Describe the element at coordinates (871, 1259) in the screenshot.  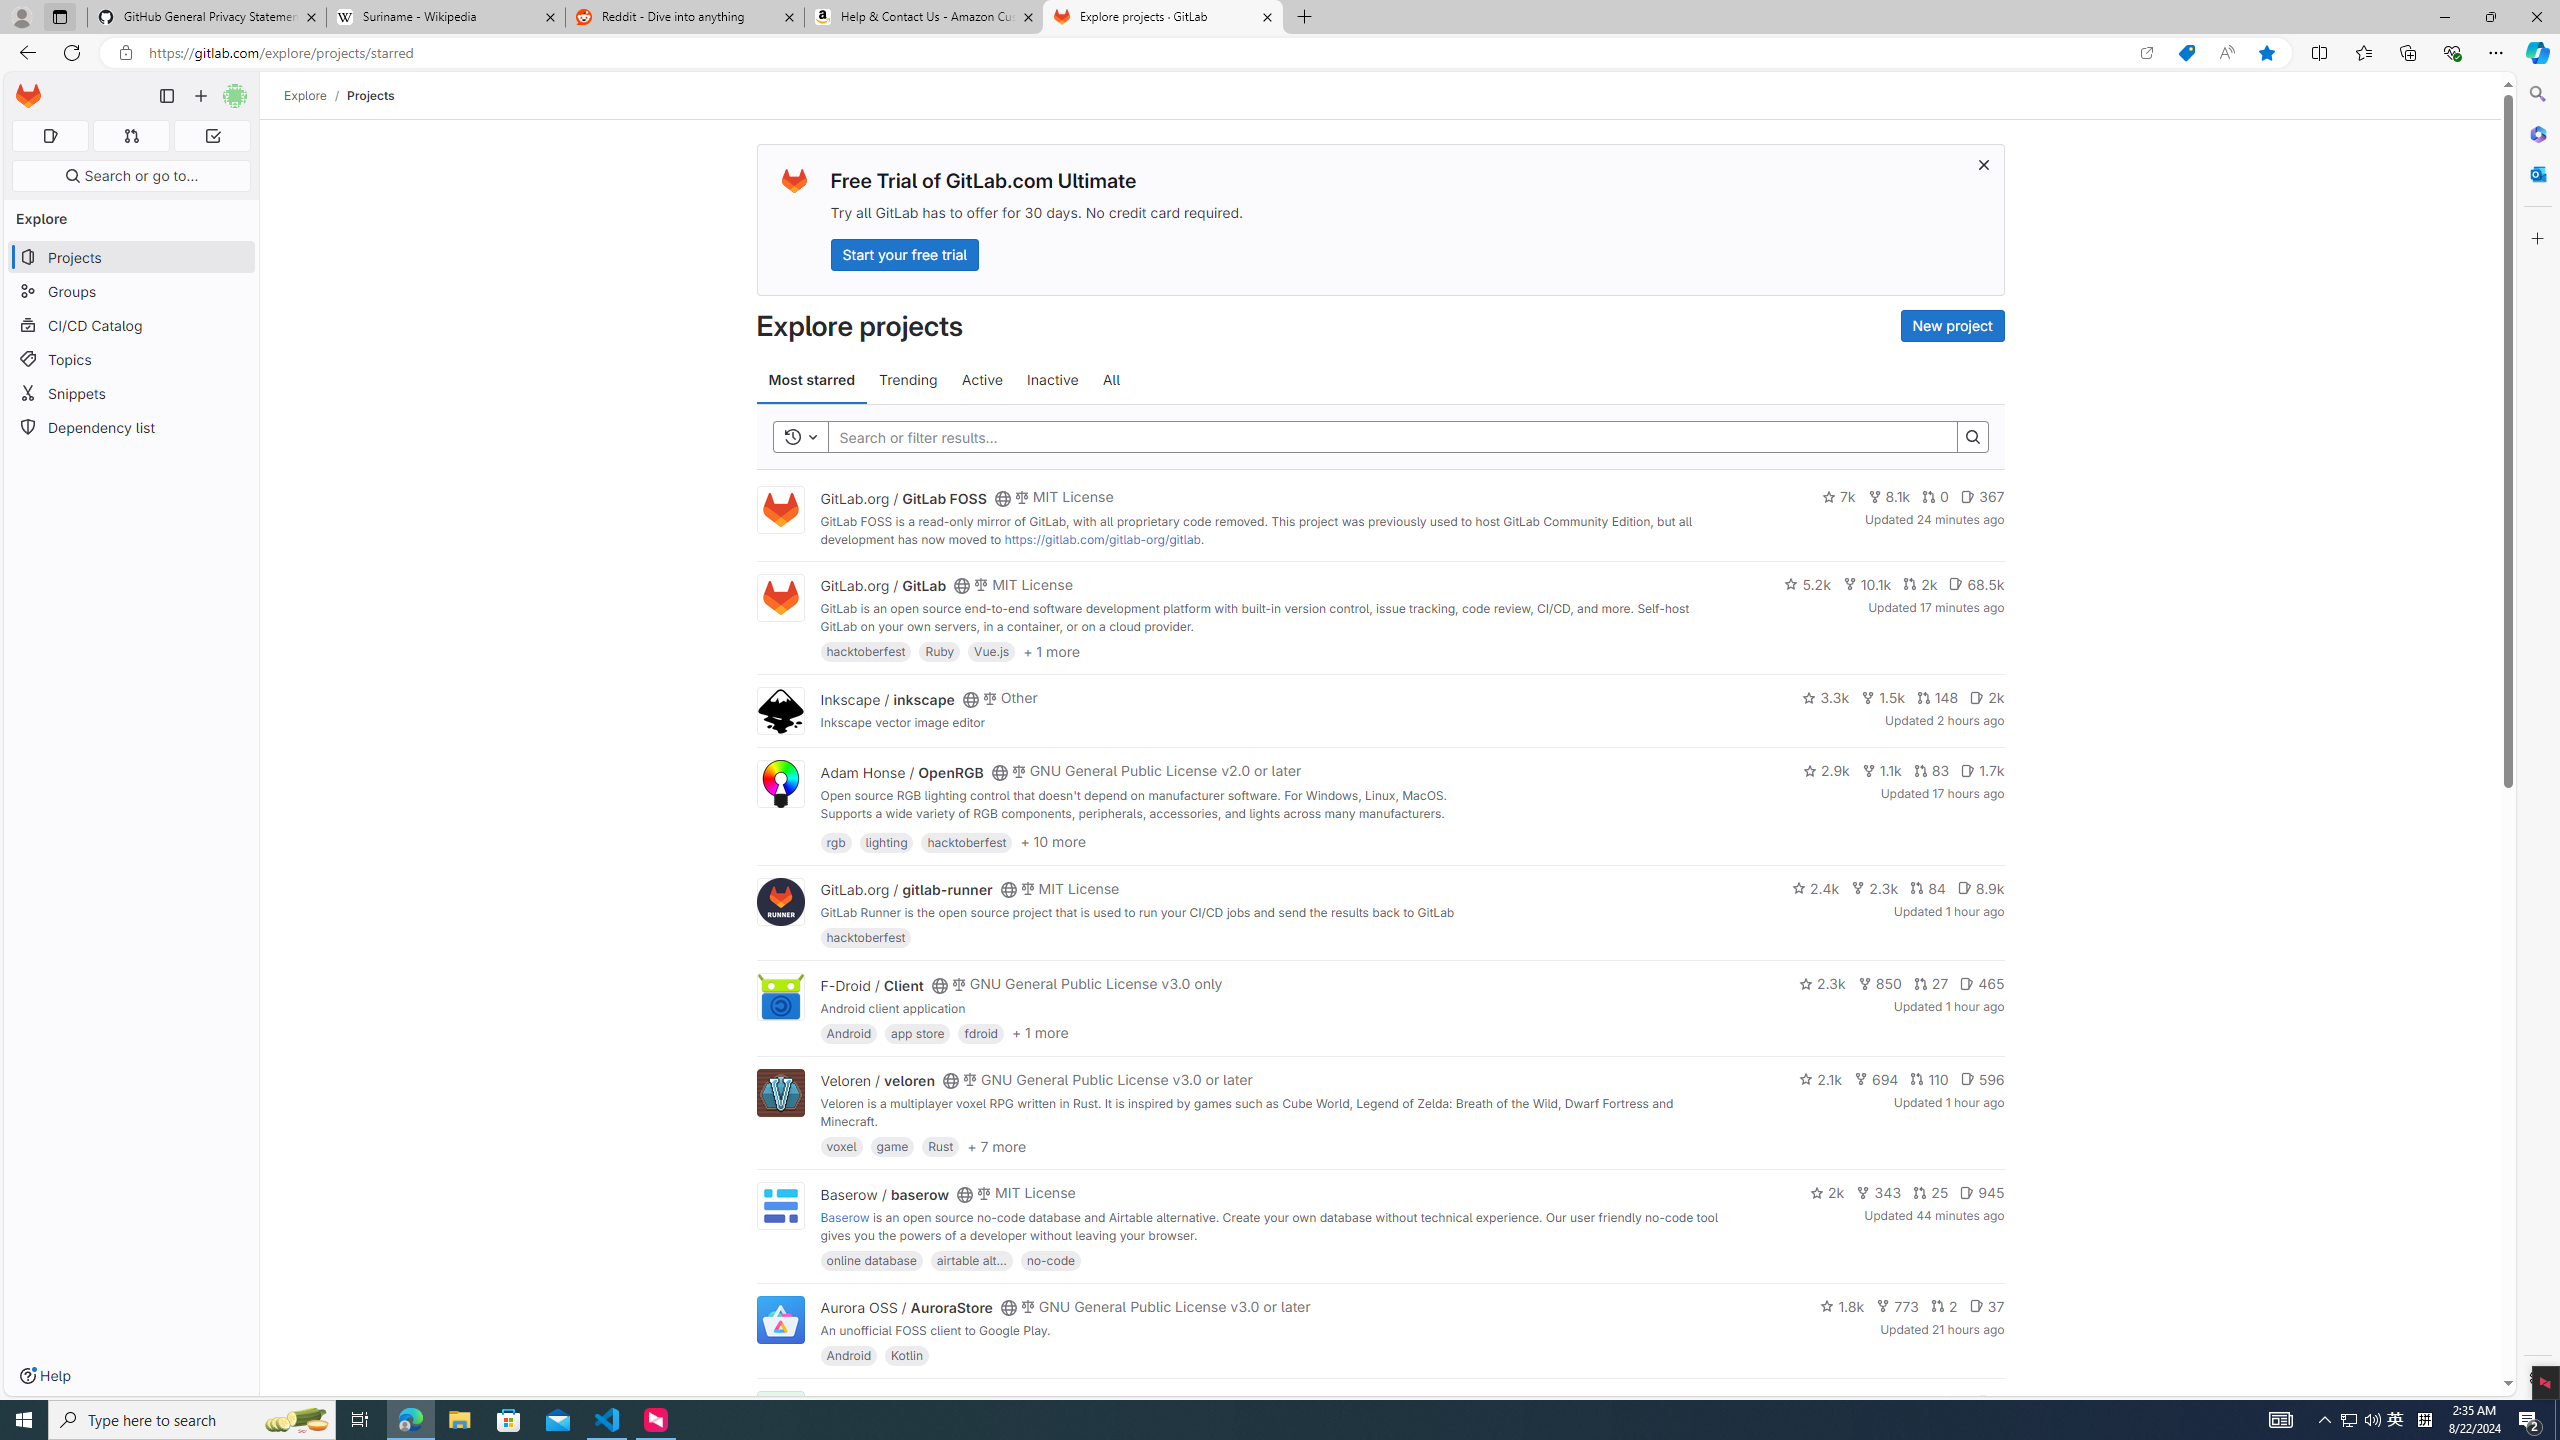
I see `'online database'` at that location.